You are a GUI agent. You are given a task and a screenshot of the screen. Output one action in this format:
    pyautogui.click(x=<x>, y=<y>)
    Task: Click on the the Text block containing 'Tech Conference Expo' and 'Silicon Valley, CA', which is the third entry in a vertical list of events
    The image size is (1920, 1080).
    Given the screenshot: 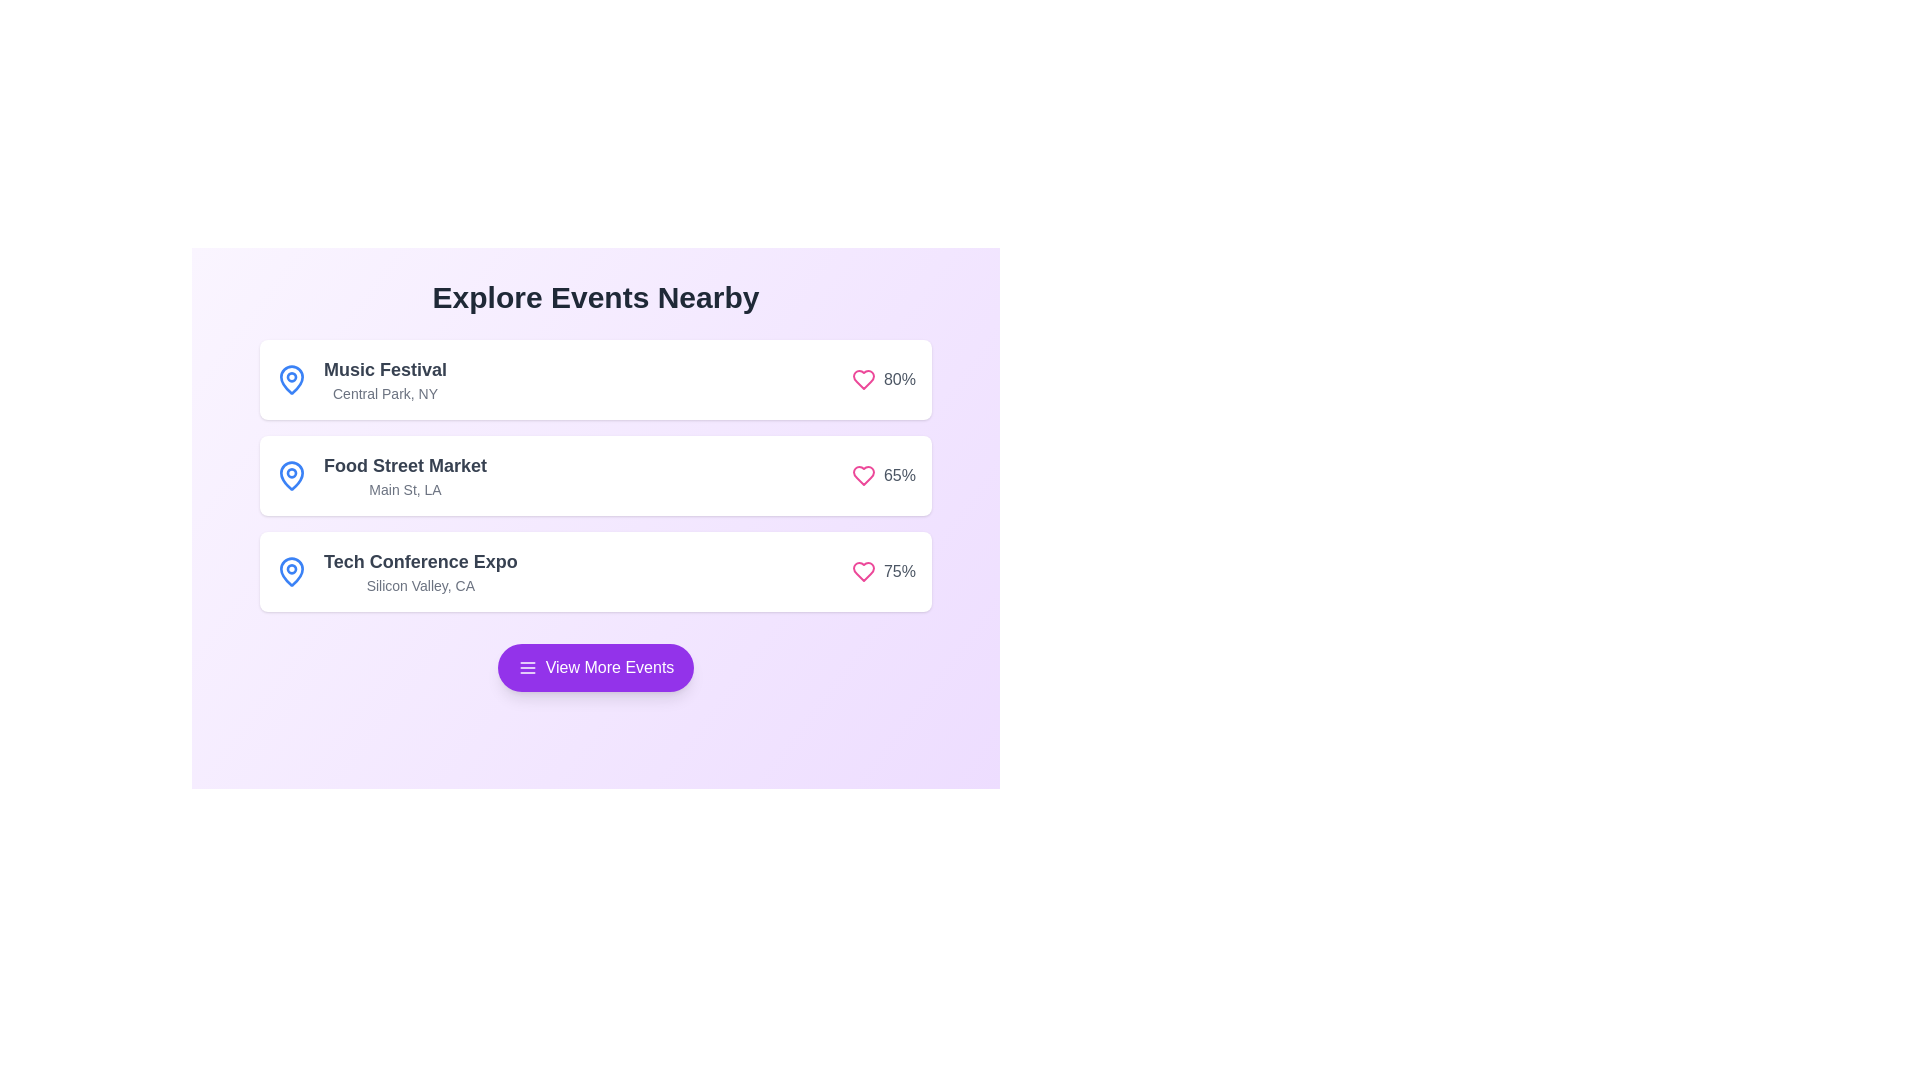 What is the action you would take?
    pyautogui.click(x=419, y=571)
    